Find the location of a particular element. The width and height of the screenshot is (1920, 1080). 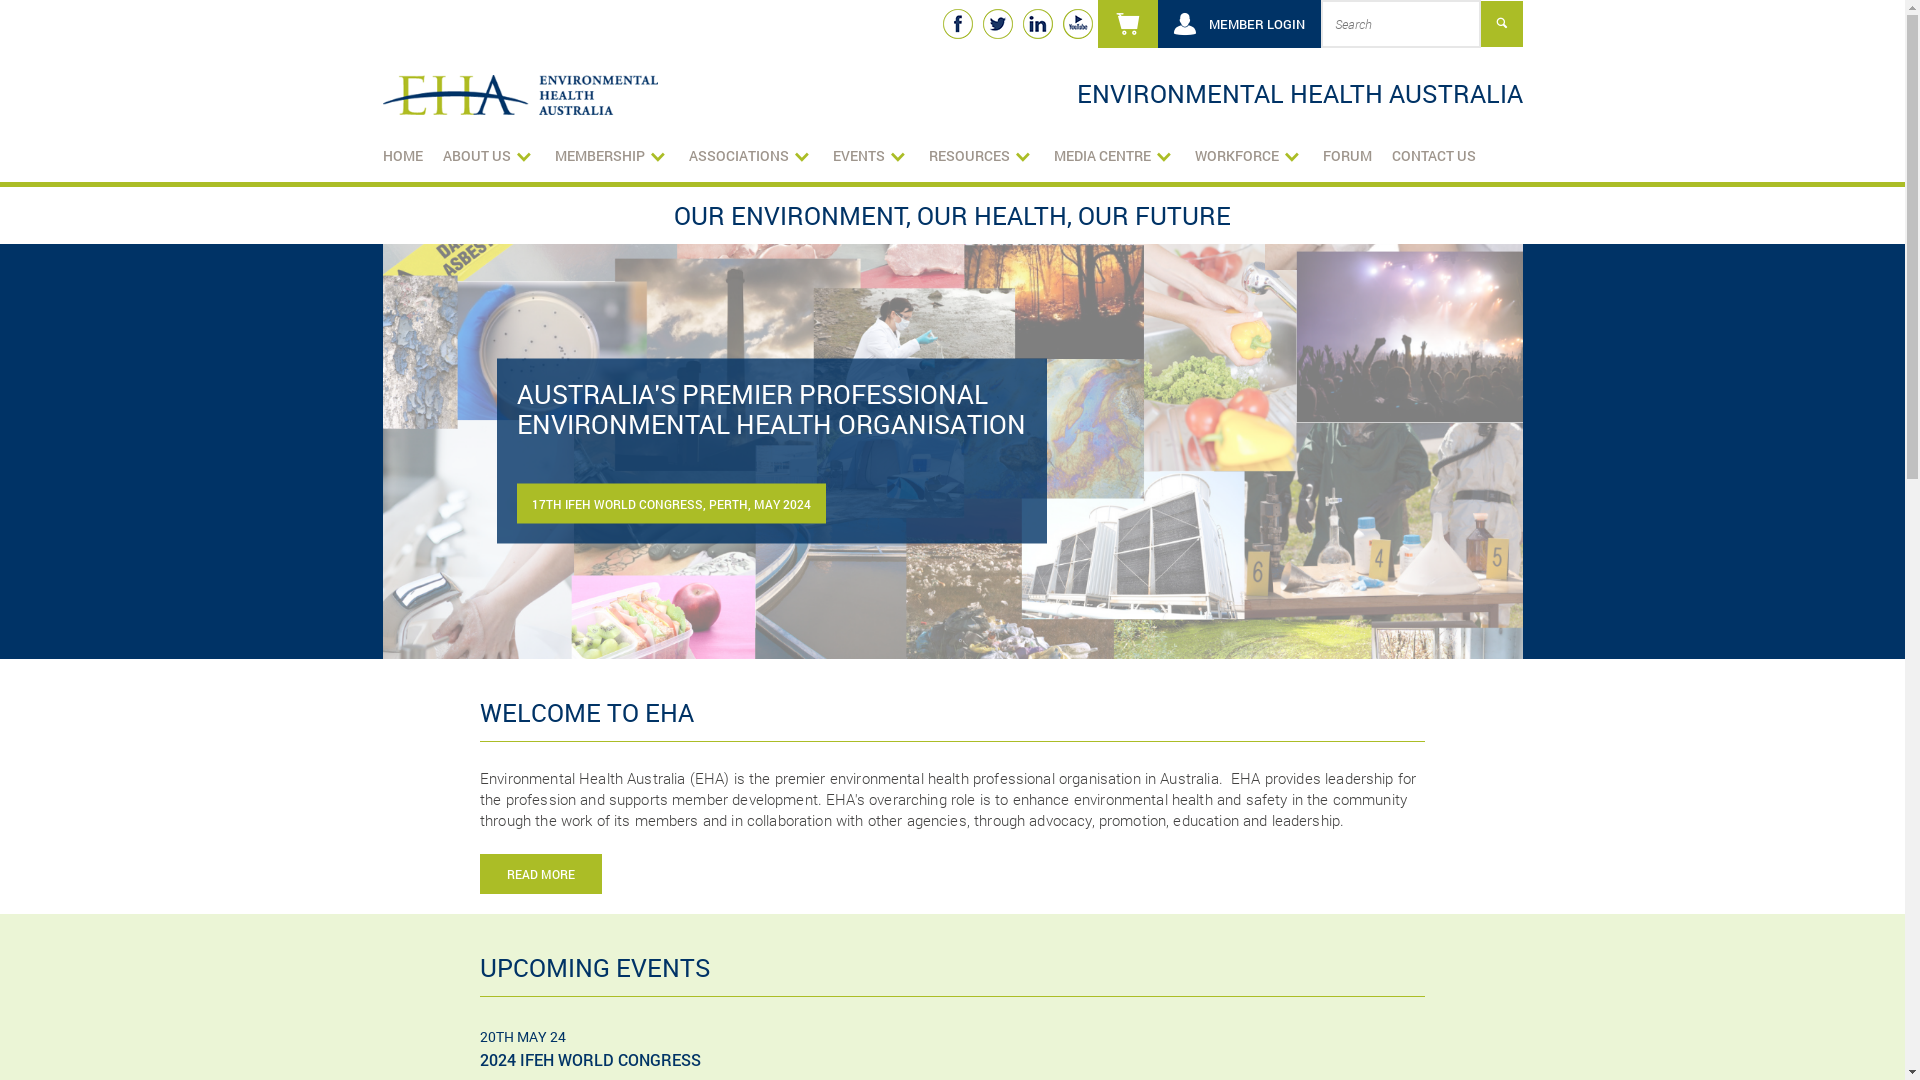

'CONTACT US' is located at coordinates (1433, 154).